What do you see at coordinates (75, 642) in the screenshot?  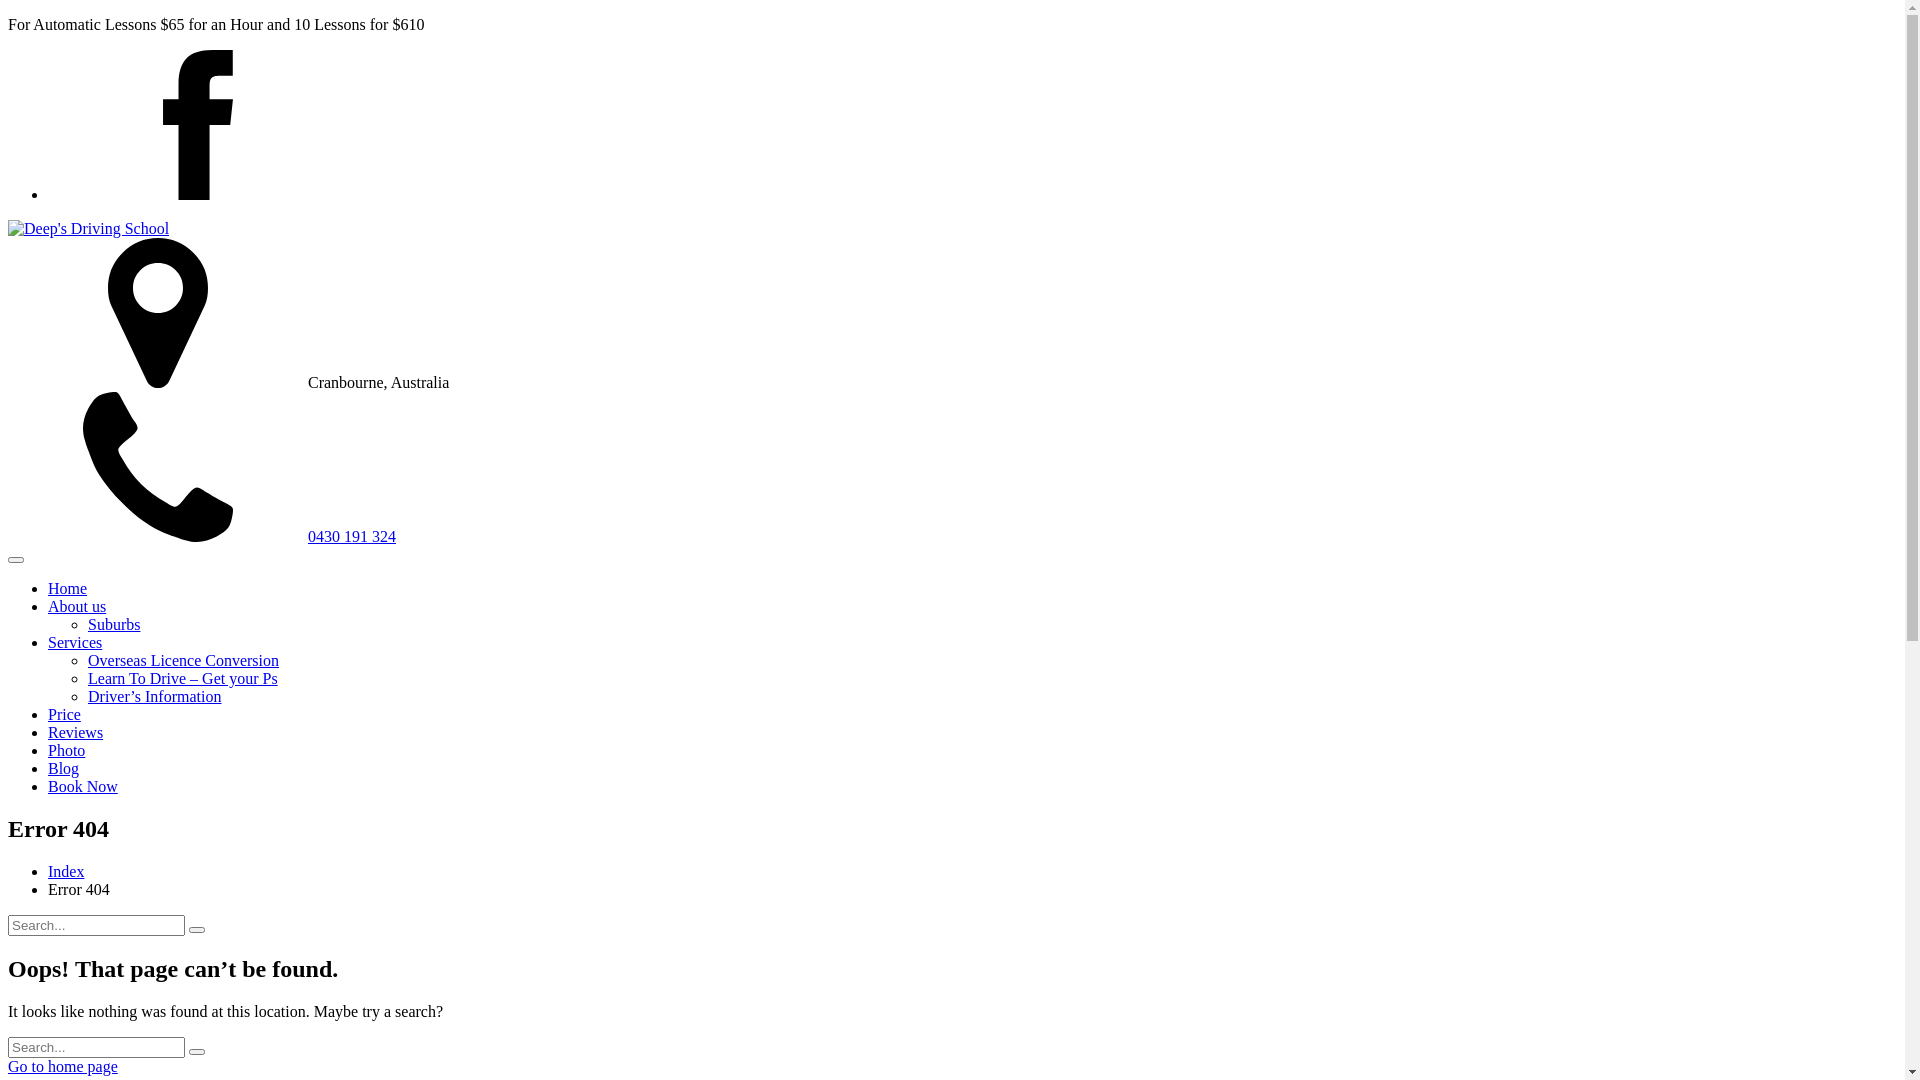 I see `'Services'` at bounding box center [75, 642].